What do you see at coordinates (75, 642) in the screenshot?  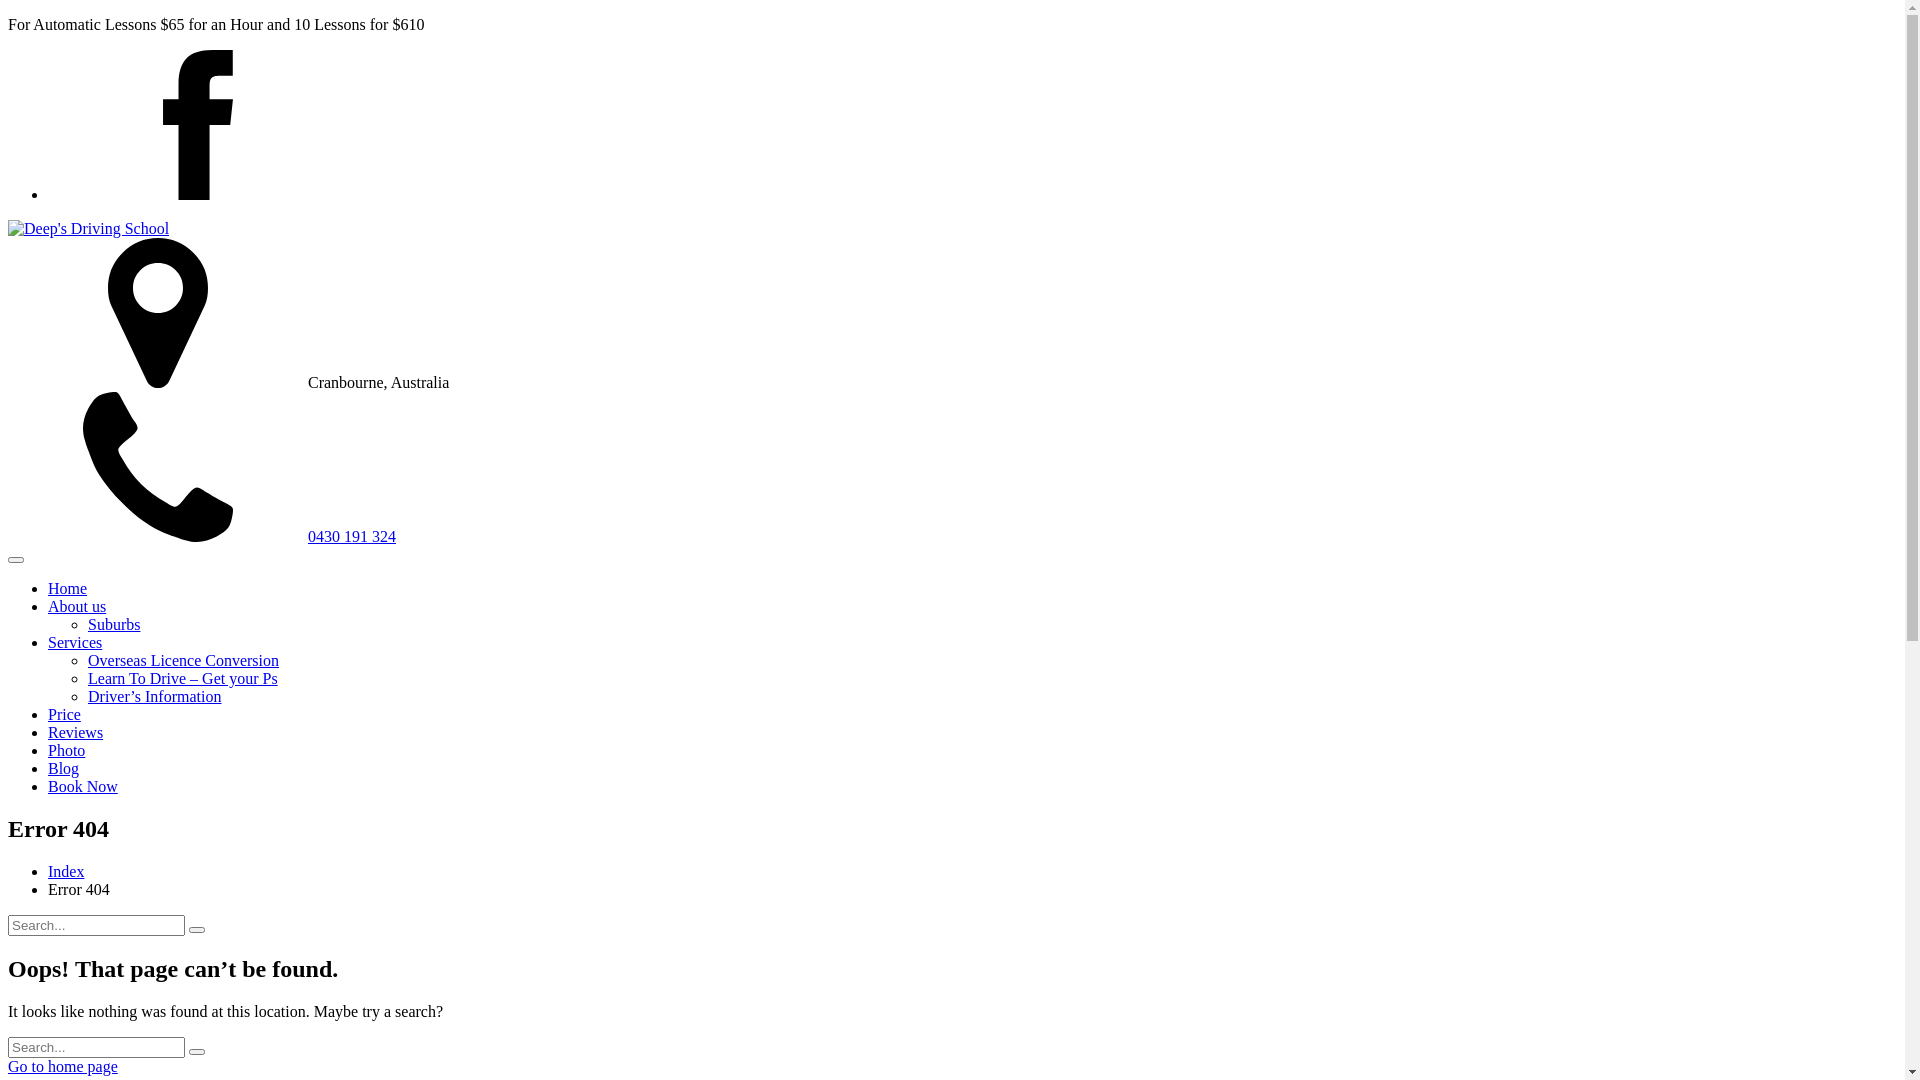 I see `'Services'` at bounding box center [75, 642].